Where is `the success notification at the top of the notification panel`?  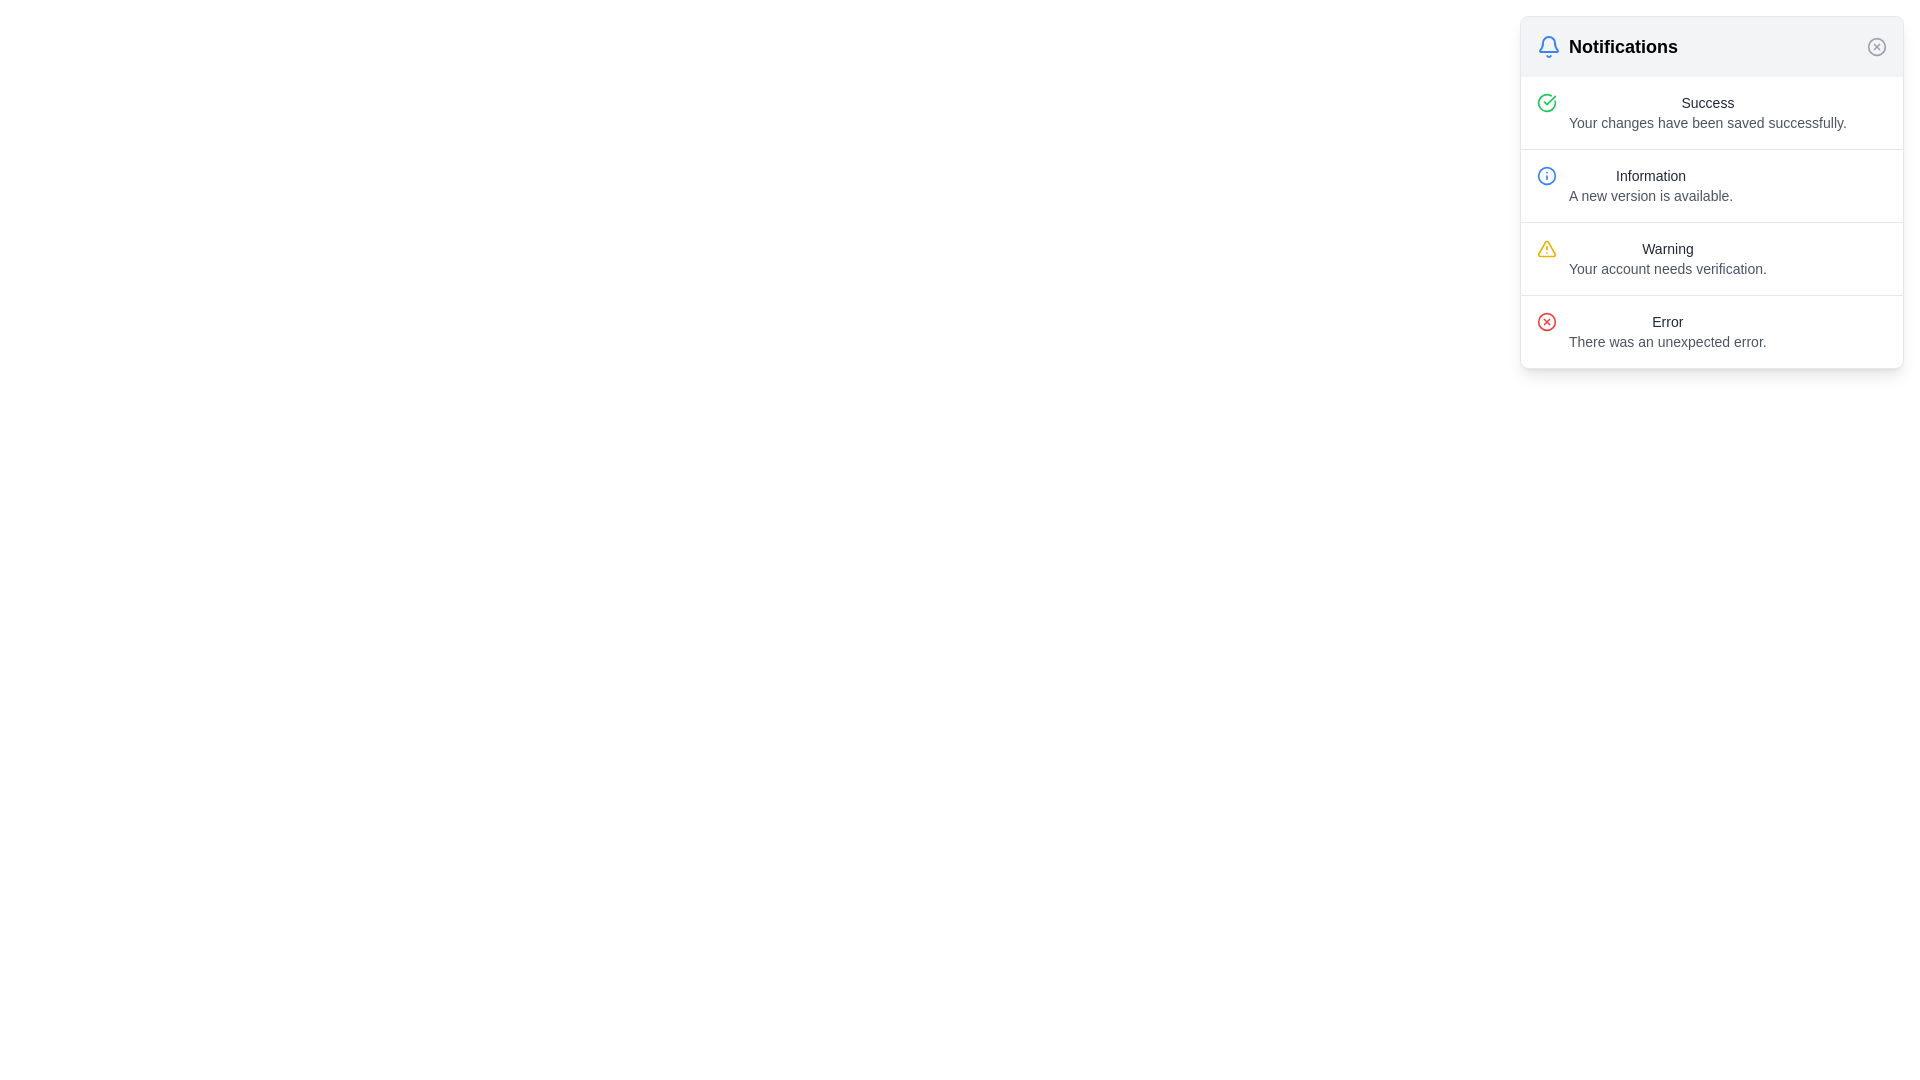
the success notification at the top of the notification panel is located at coordinates (1711, 112).